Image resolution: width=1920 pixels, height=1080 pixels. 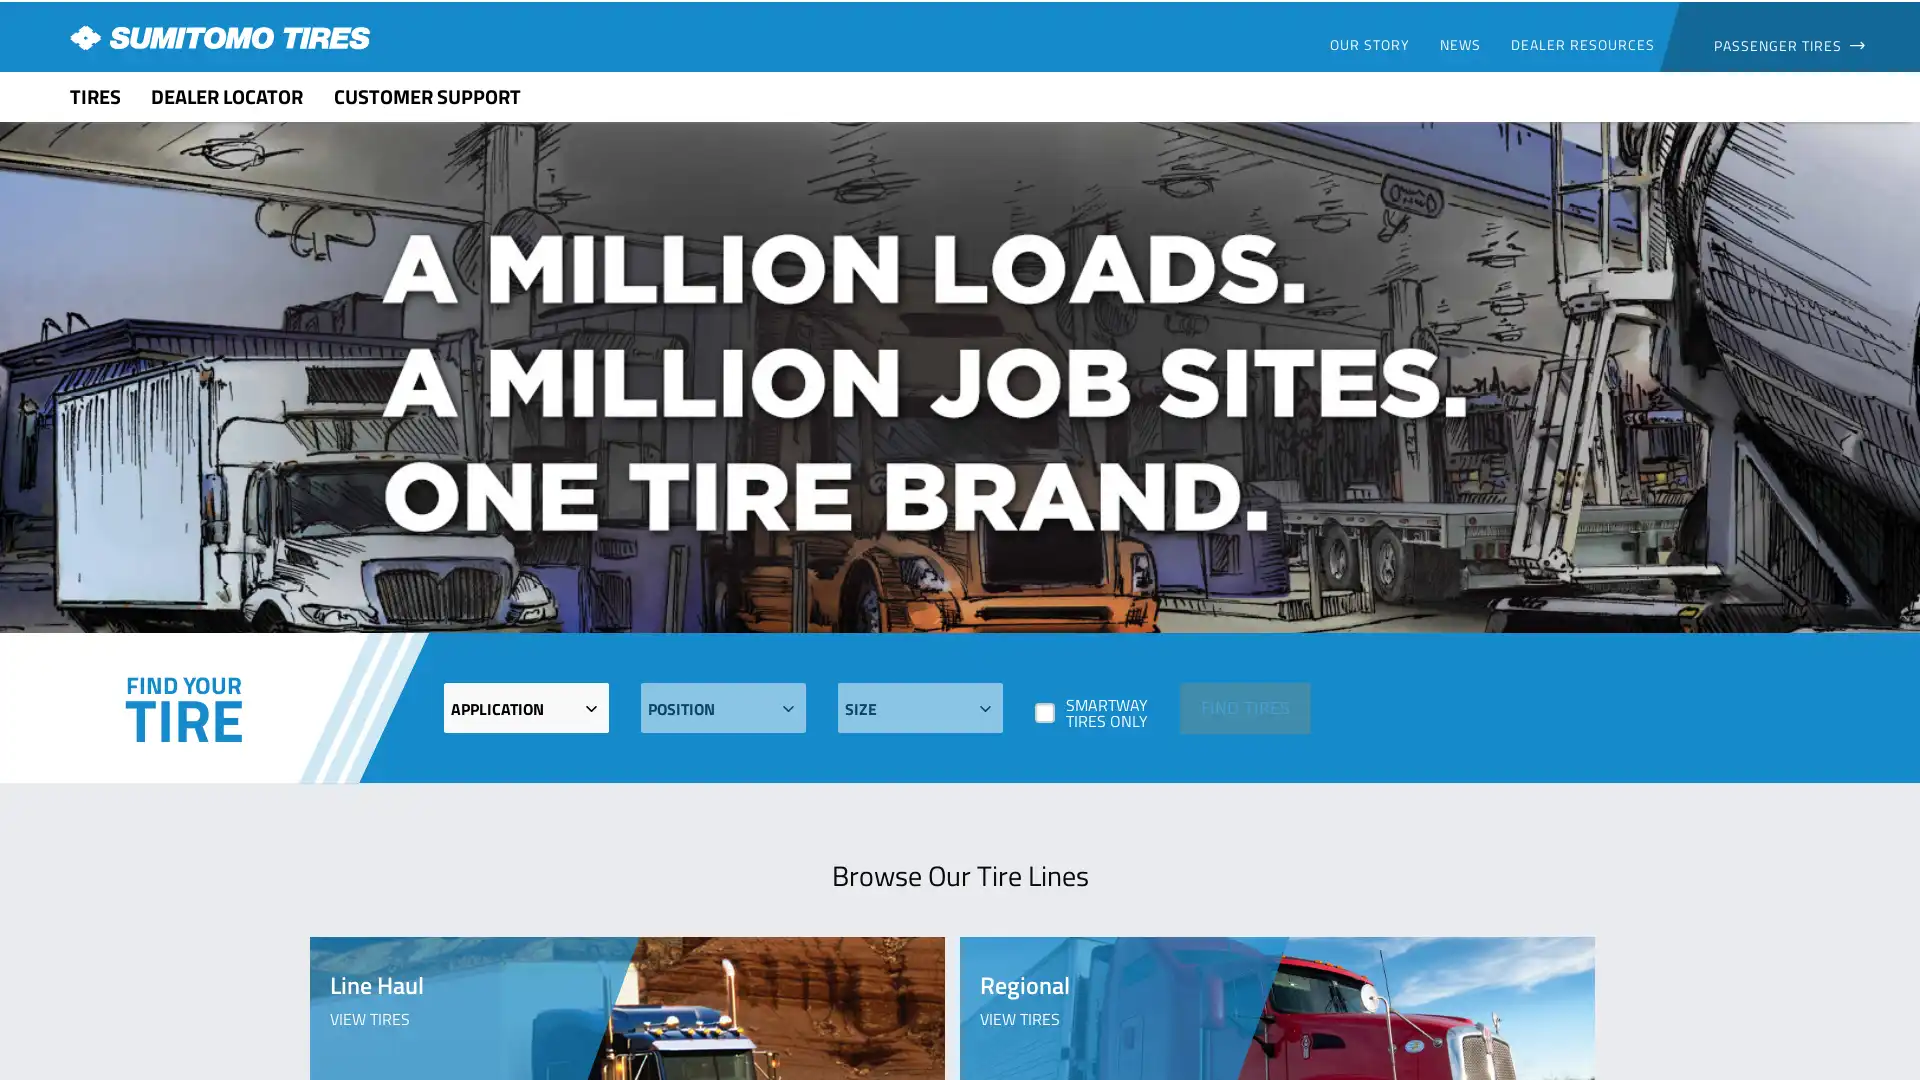 I want to click on FIND TIRES, so click(x=1243, y=706).